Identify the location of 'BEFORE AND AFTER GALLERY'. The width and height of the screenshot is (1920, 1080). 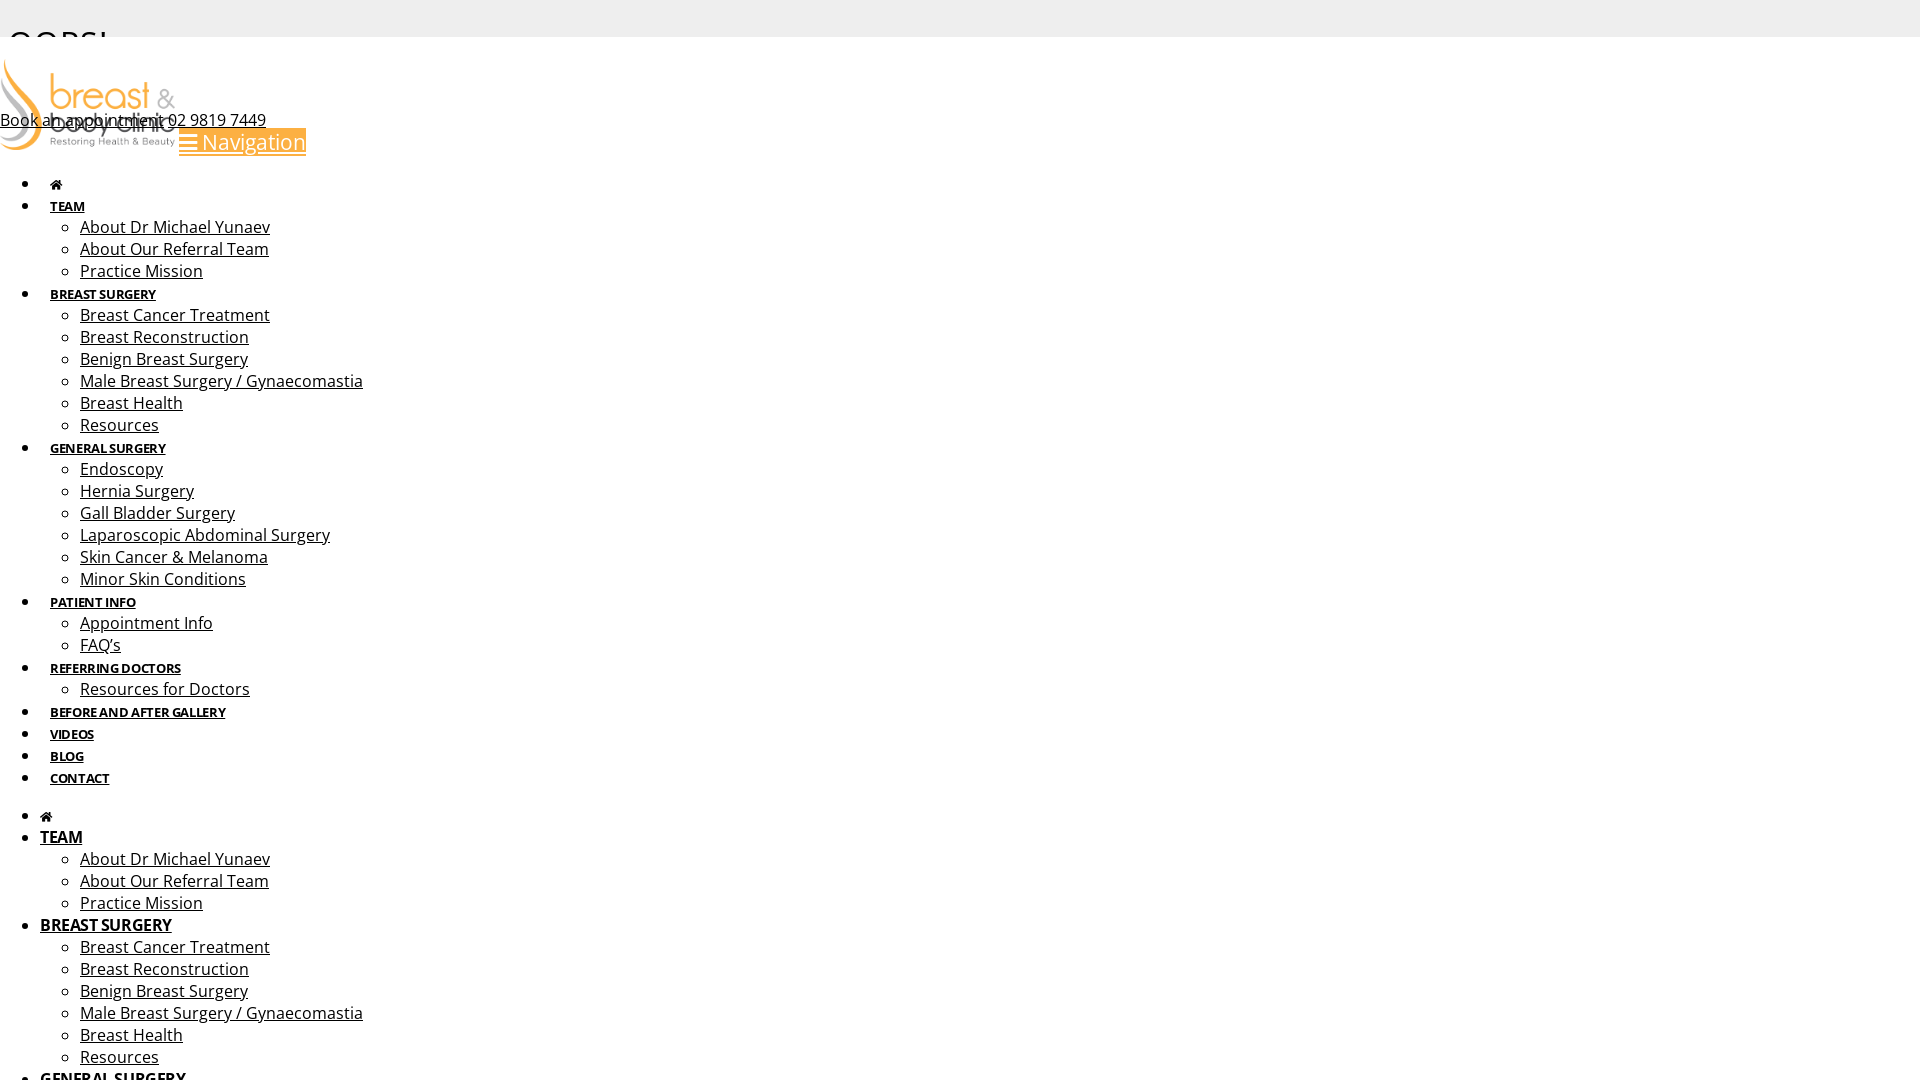
(136, 705).